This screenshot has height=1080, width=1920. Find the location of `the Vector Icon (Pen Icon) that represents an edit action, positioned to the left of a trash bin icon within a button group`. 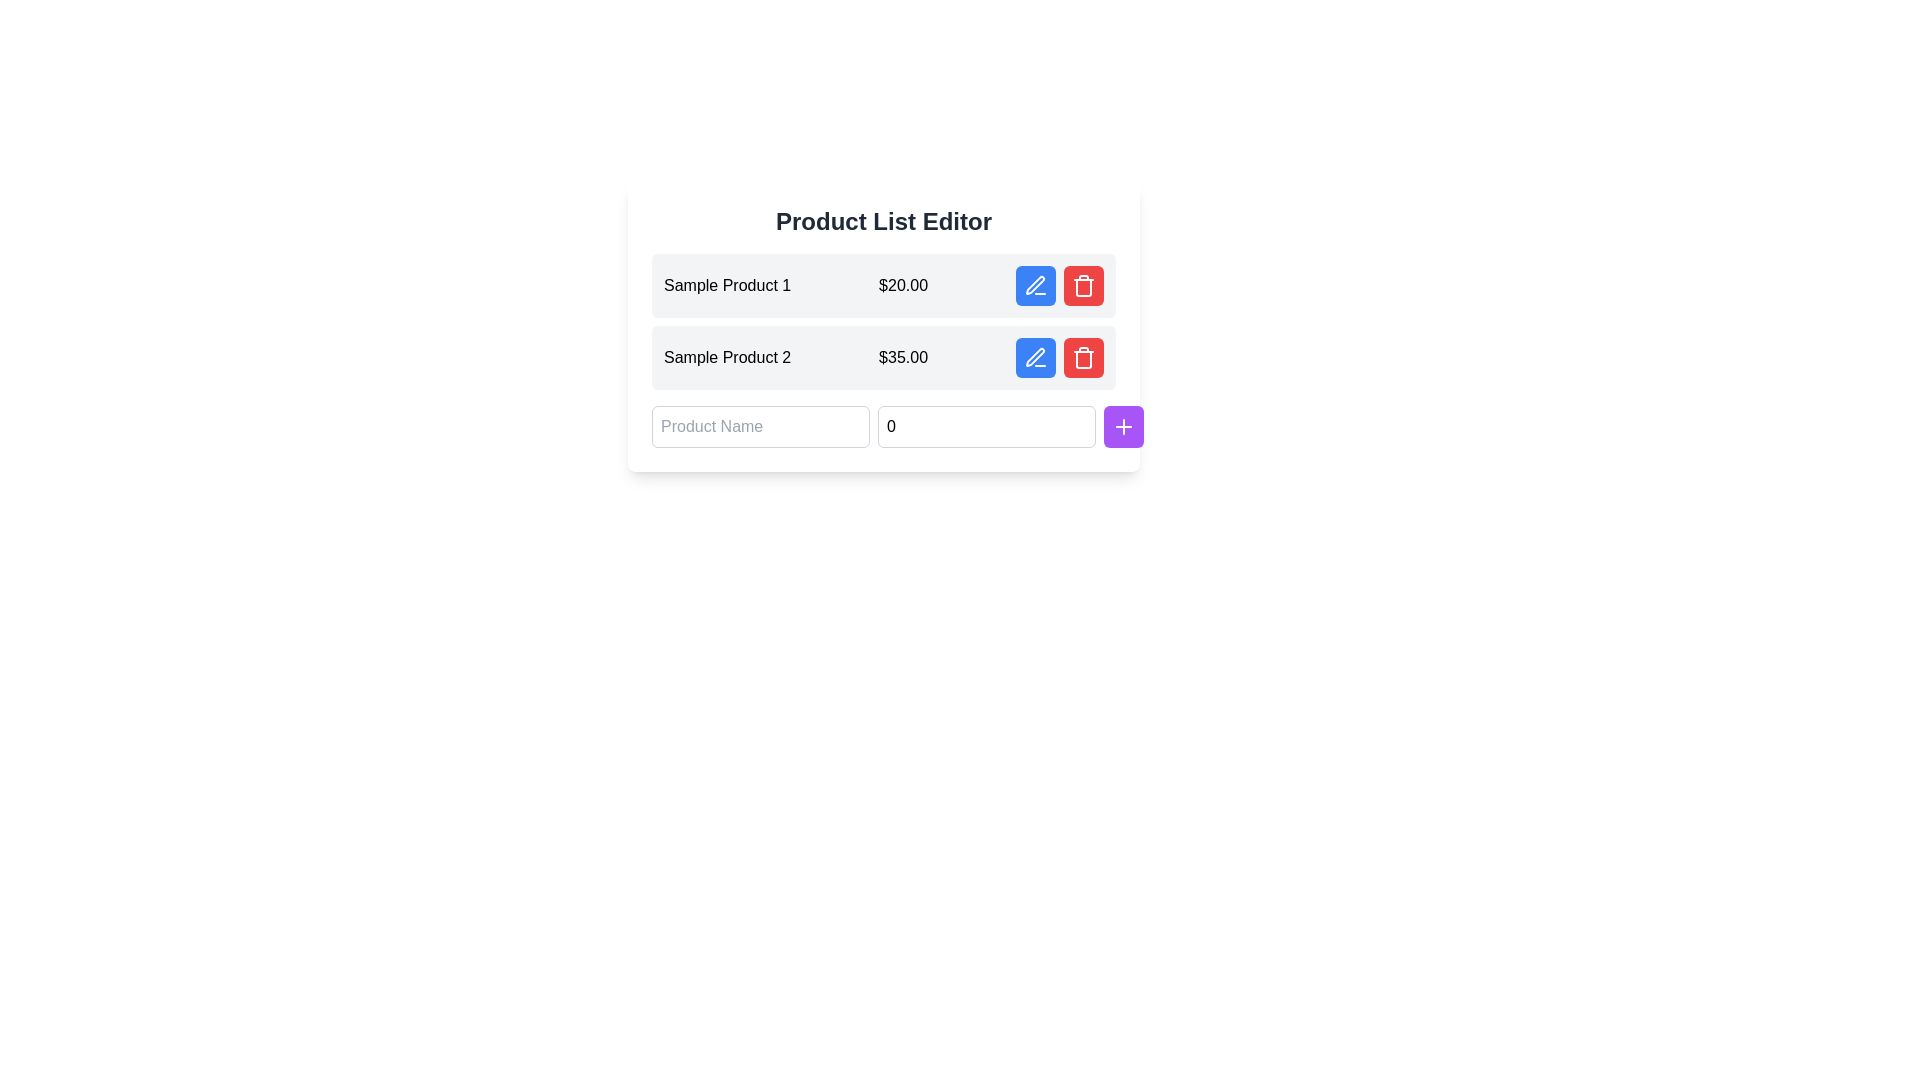

the Vector Icon (Pen Icon) that represents an edit action, positioned to the left of a trash bin icon within a button group is located at coordinates (1035, 285).